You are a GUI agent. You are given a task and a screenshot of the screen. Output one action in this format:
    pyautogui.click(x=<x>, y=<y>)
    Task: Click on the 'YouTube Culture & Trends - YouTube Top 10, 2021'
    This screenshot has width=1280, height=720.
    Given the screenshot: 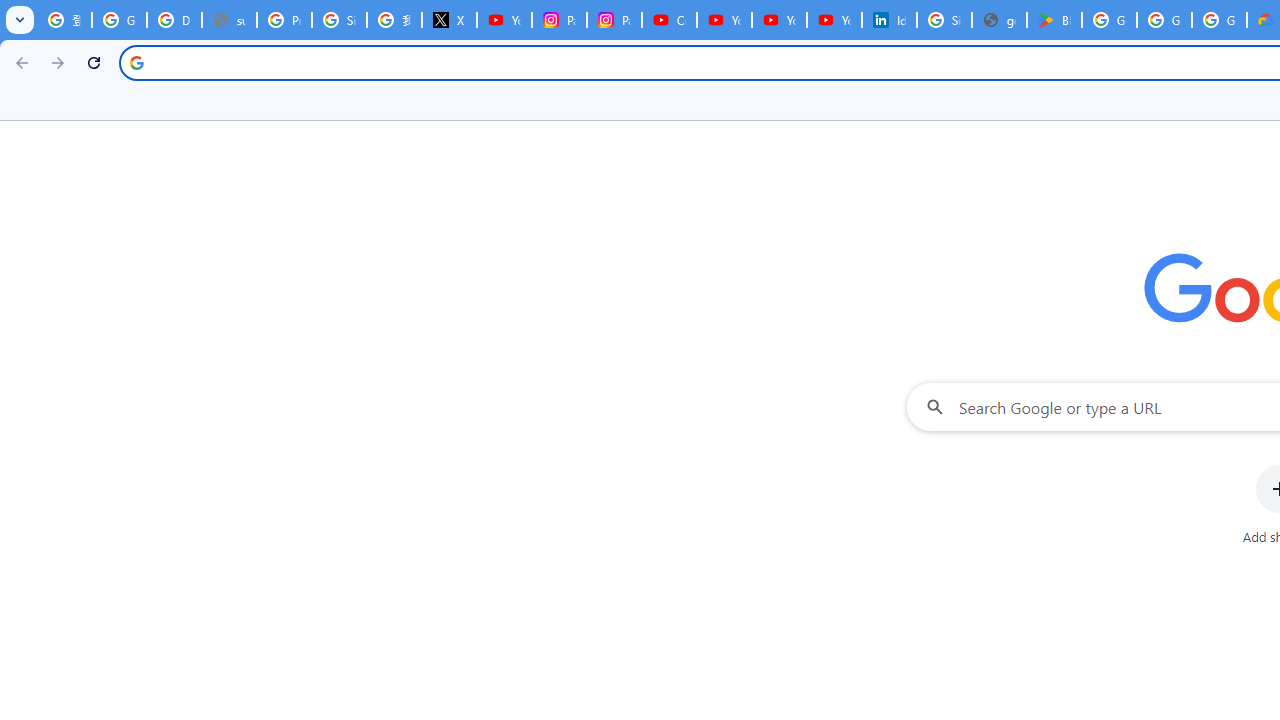 What is the action you would take?
    pyautogui.click(x=778, y=20)
    